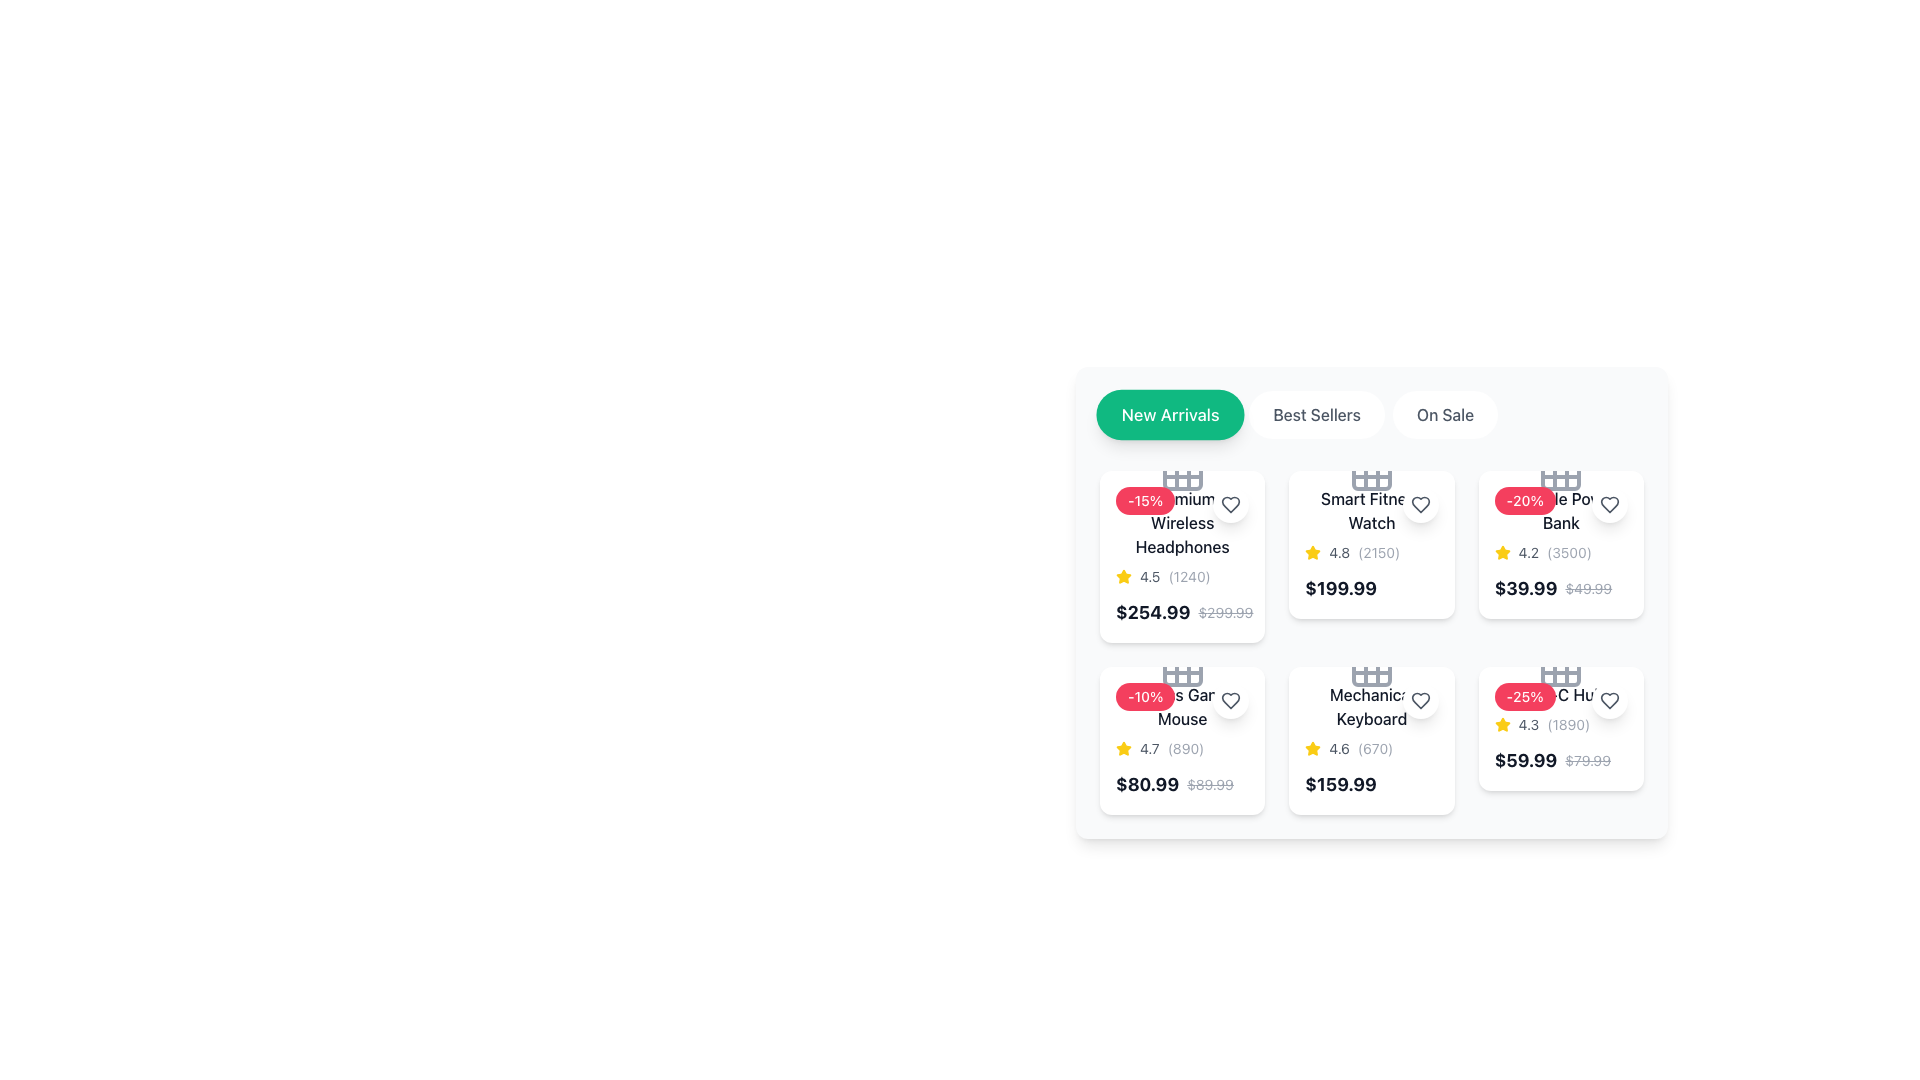 This screenshot has height=1080, width=1920. What do you see at coordinates (1145, 696) in the screenshot?
I see `the discount tag badge indicating a 10% discount on the product within the second card of the left column` at bounding box center [1145, 696].